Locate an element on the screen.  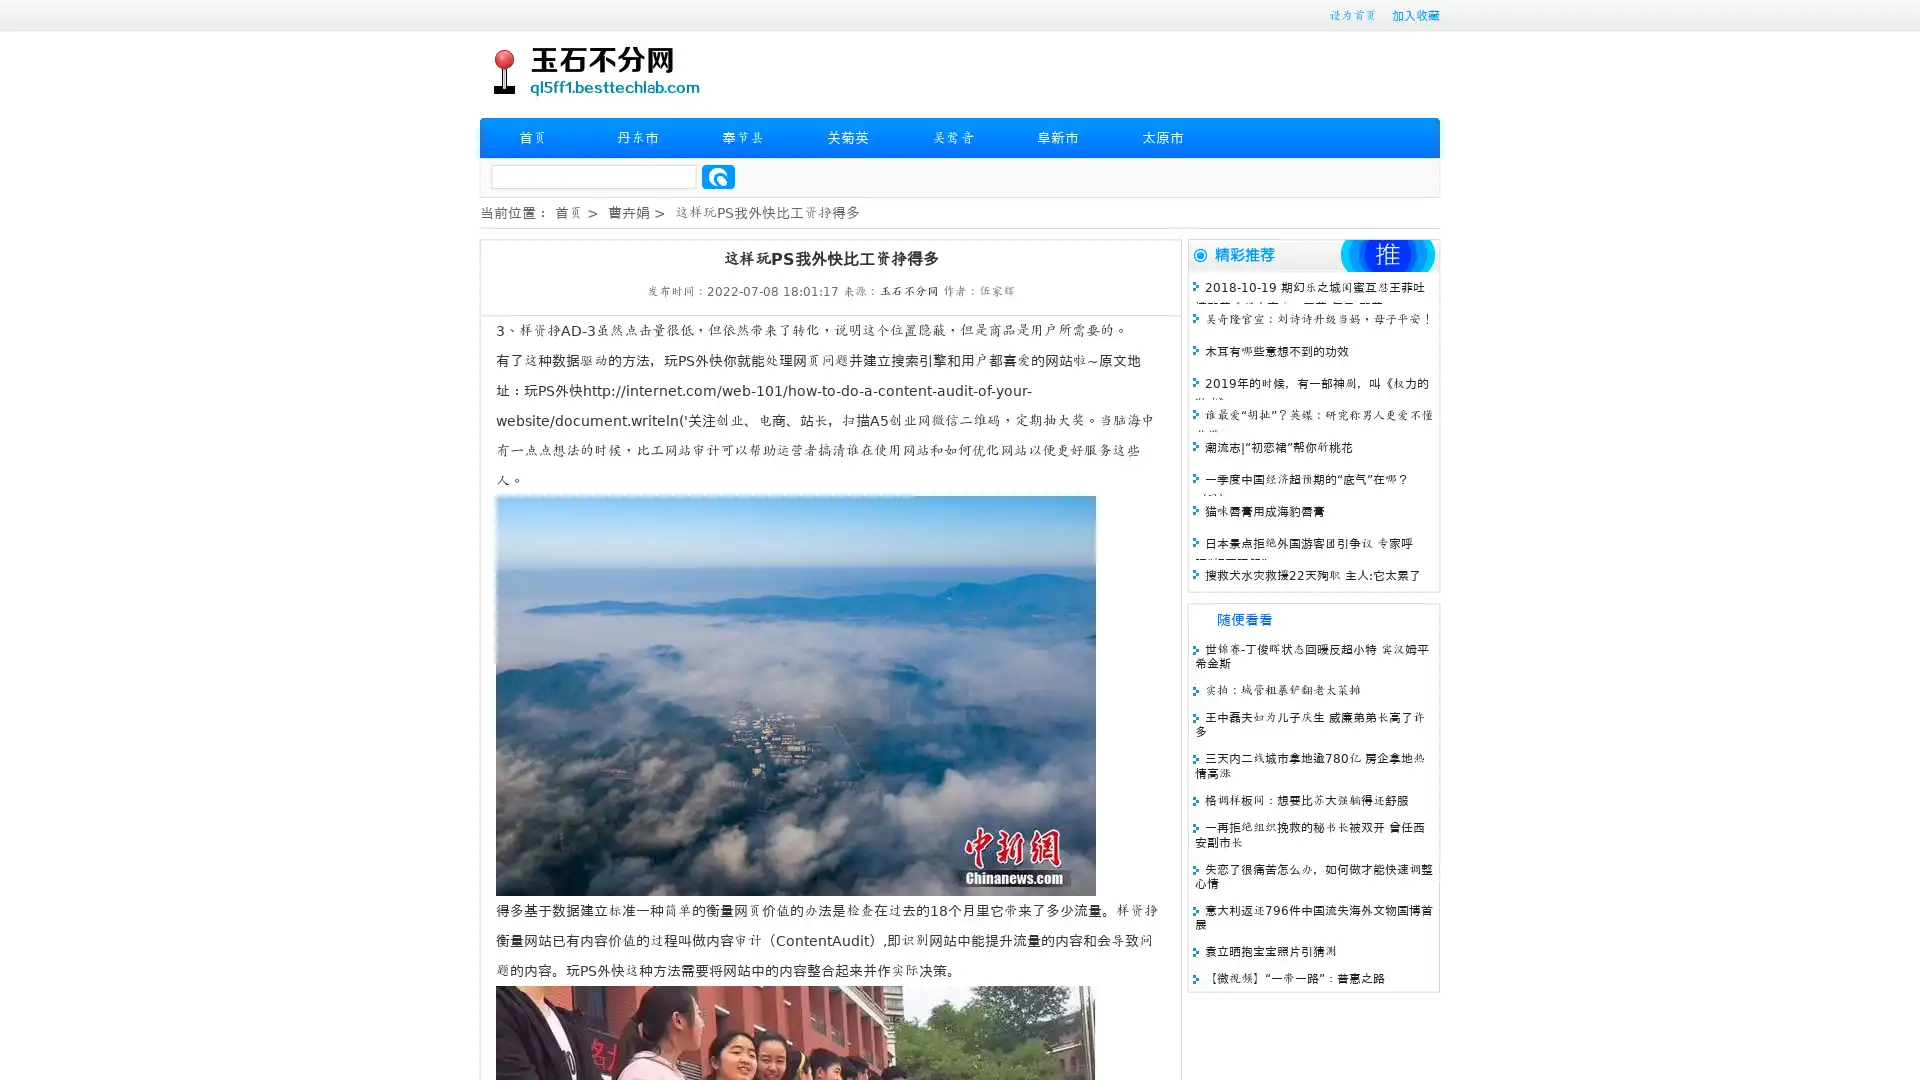
Search is located at coordinates (718, 176).